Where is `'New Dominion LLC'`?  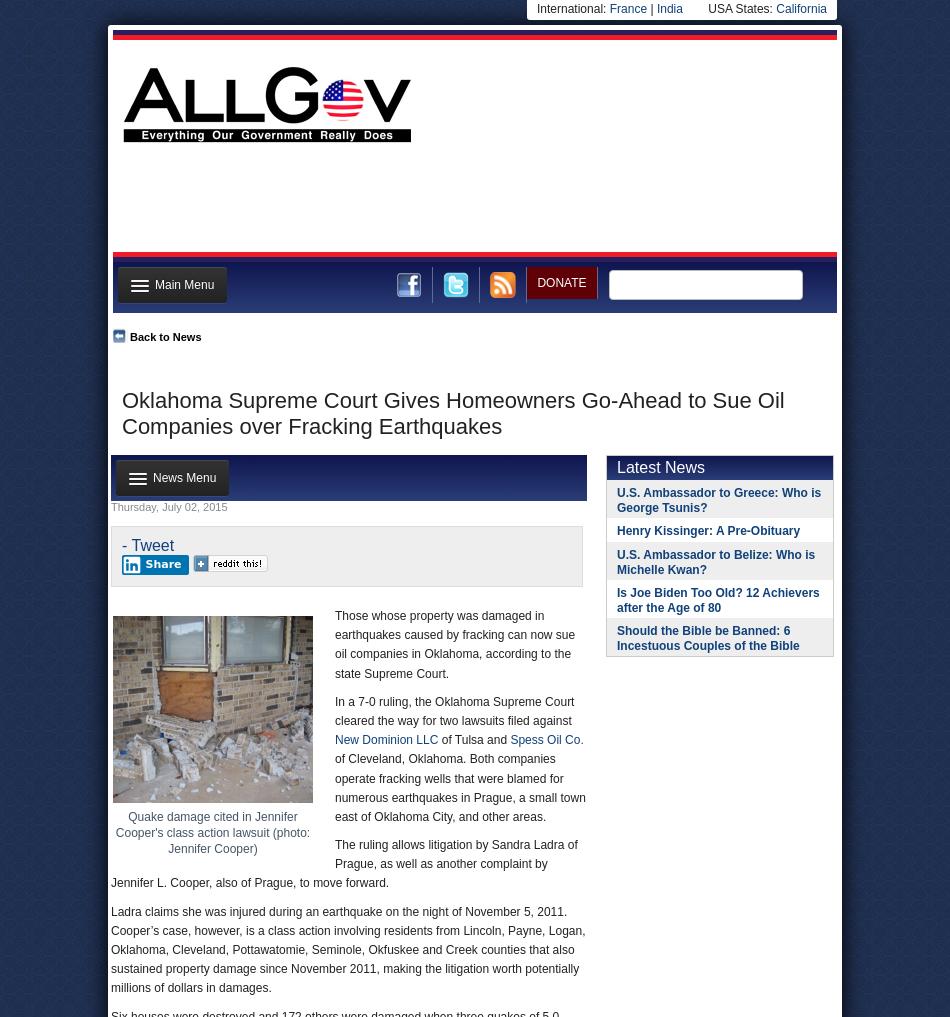 'New Dominion LLC' is located at coordinates (385, 739).